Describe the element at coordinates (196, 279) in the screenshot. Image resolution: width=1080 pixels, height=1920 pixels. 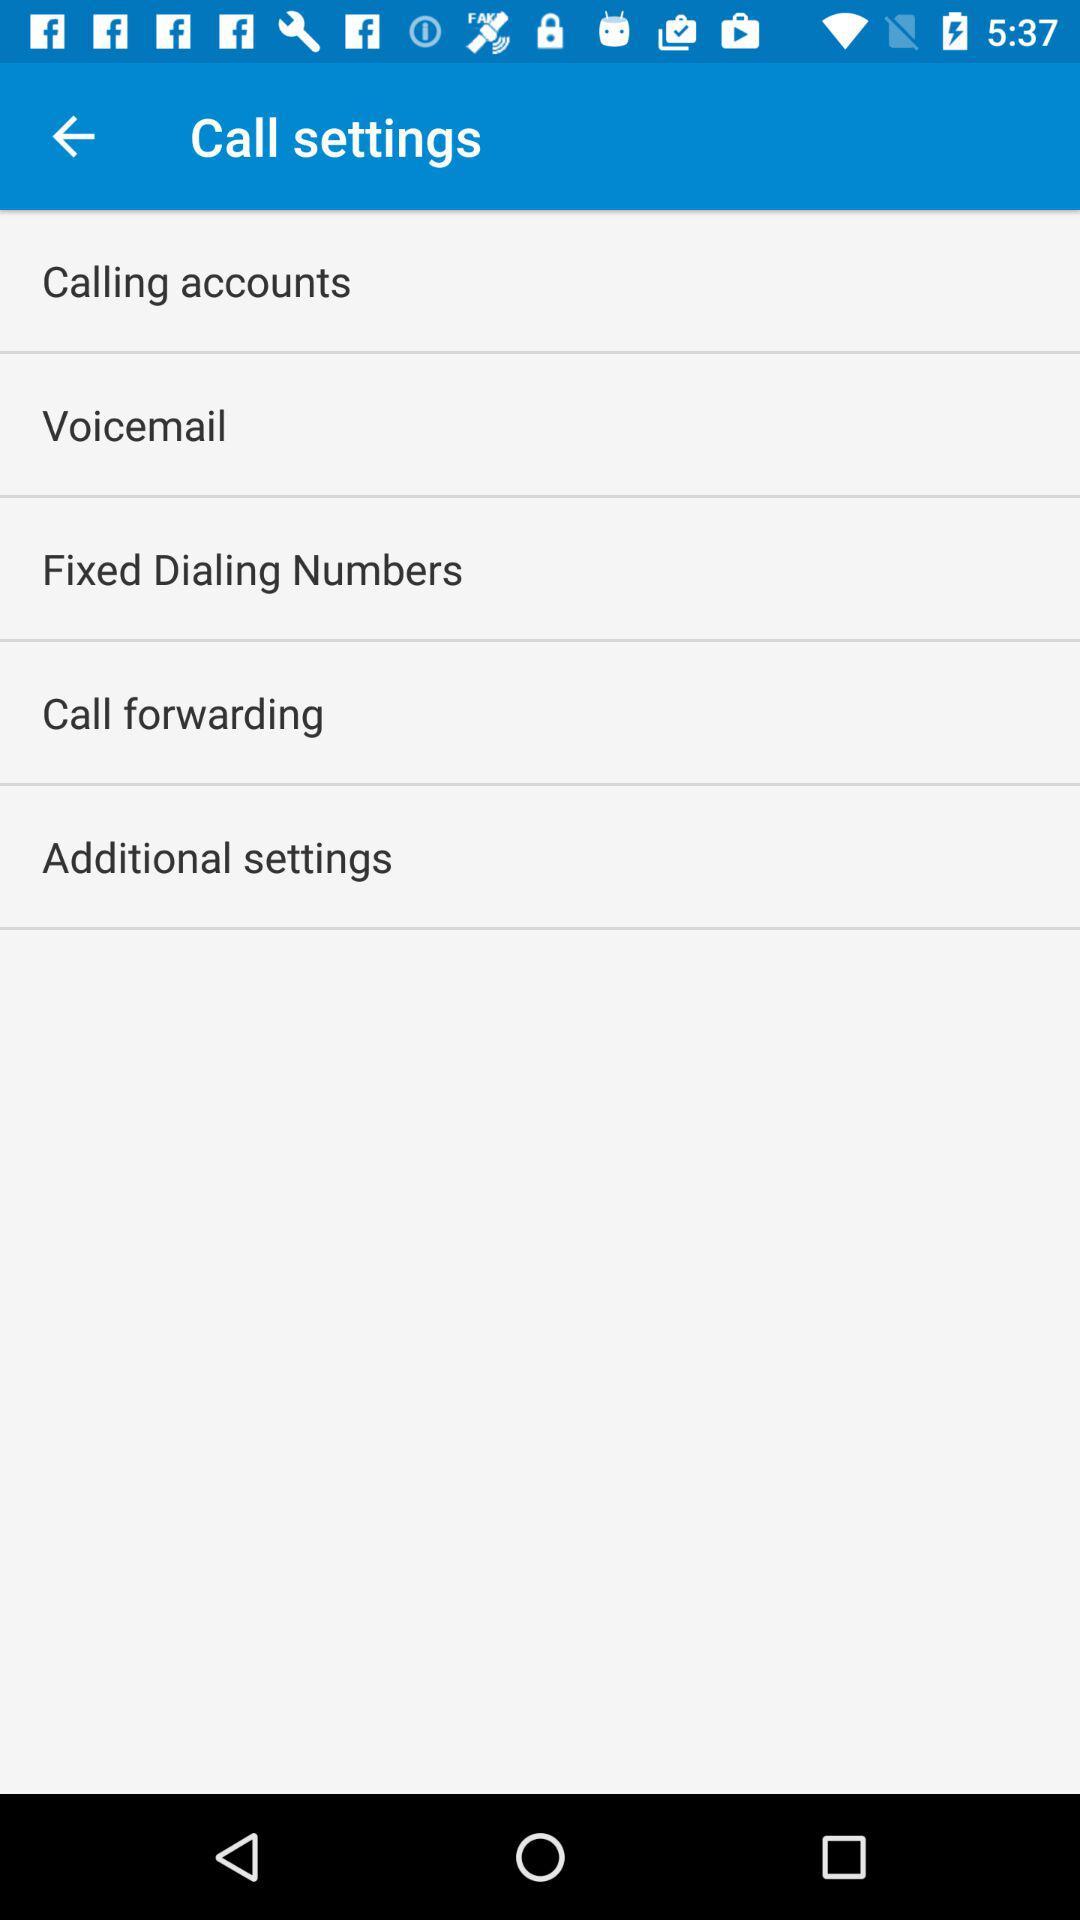
I see `icon above the voicemail` at that location.